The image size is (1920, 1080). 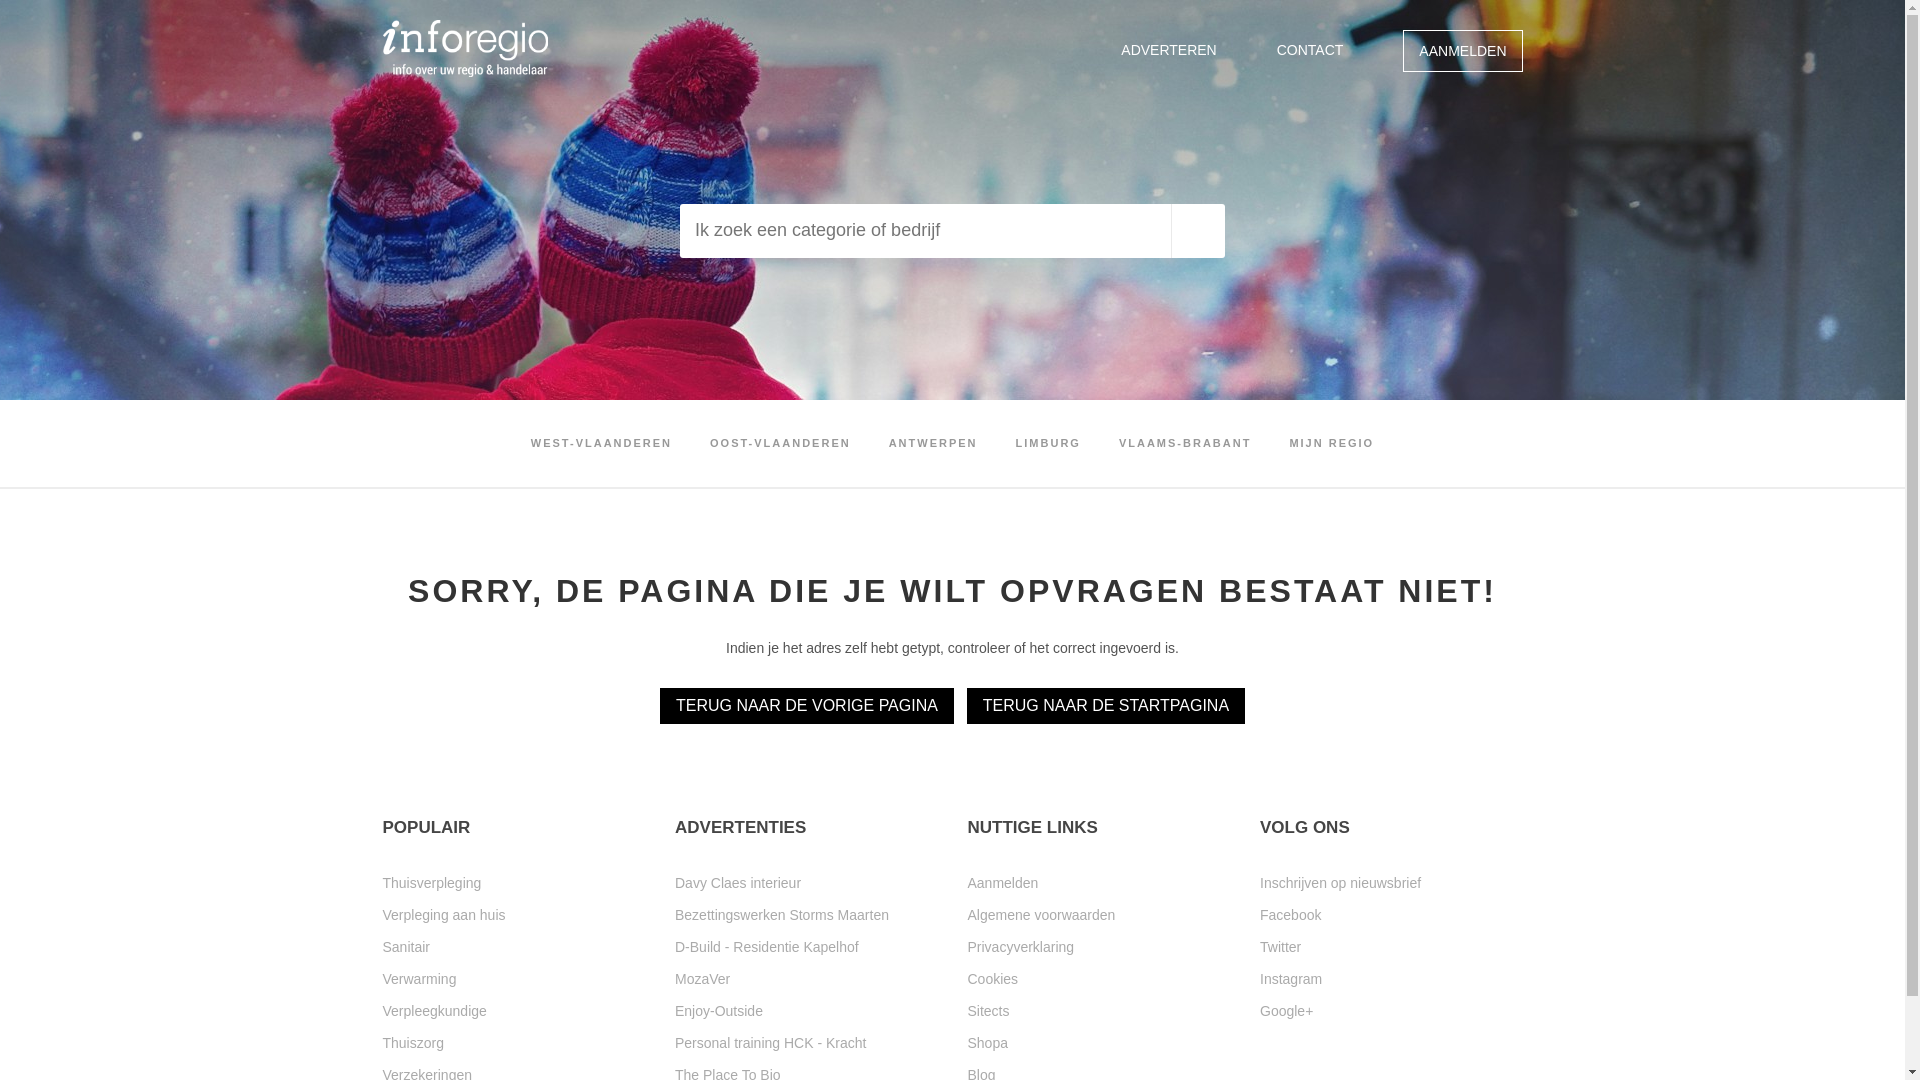 What do you see at coordinates (600, 442) in the screenshot?
I see `'WEST-VLAANDEREN'` at bounding box center [600, 442].